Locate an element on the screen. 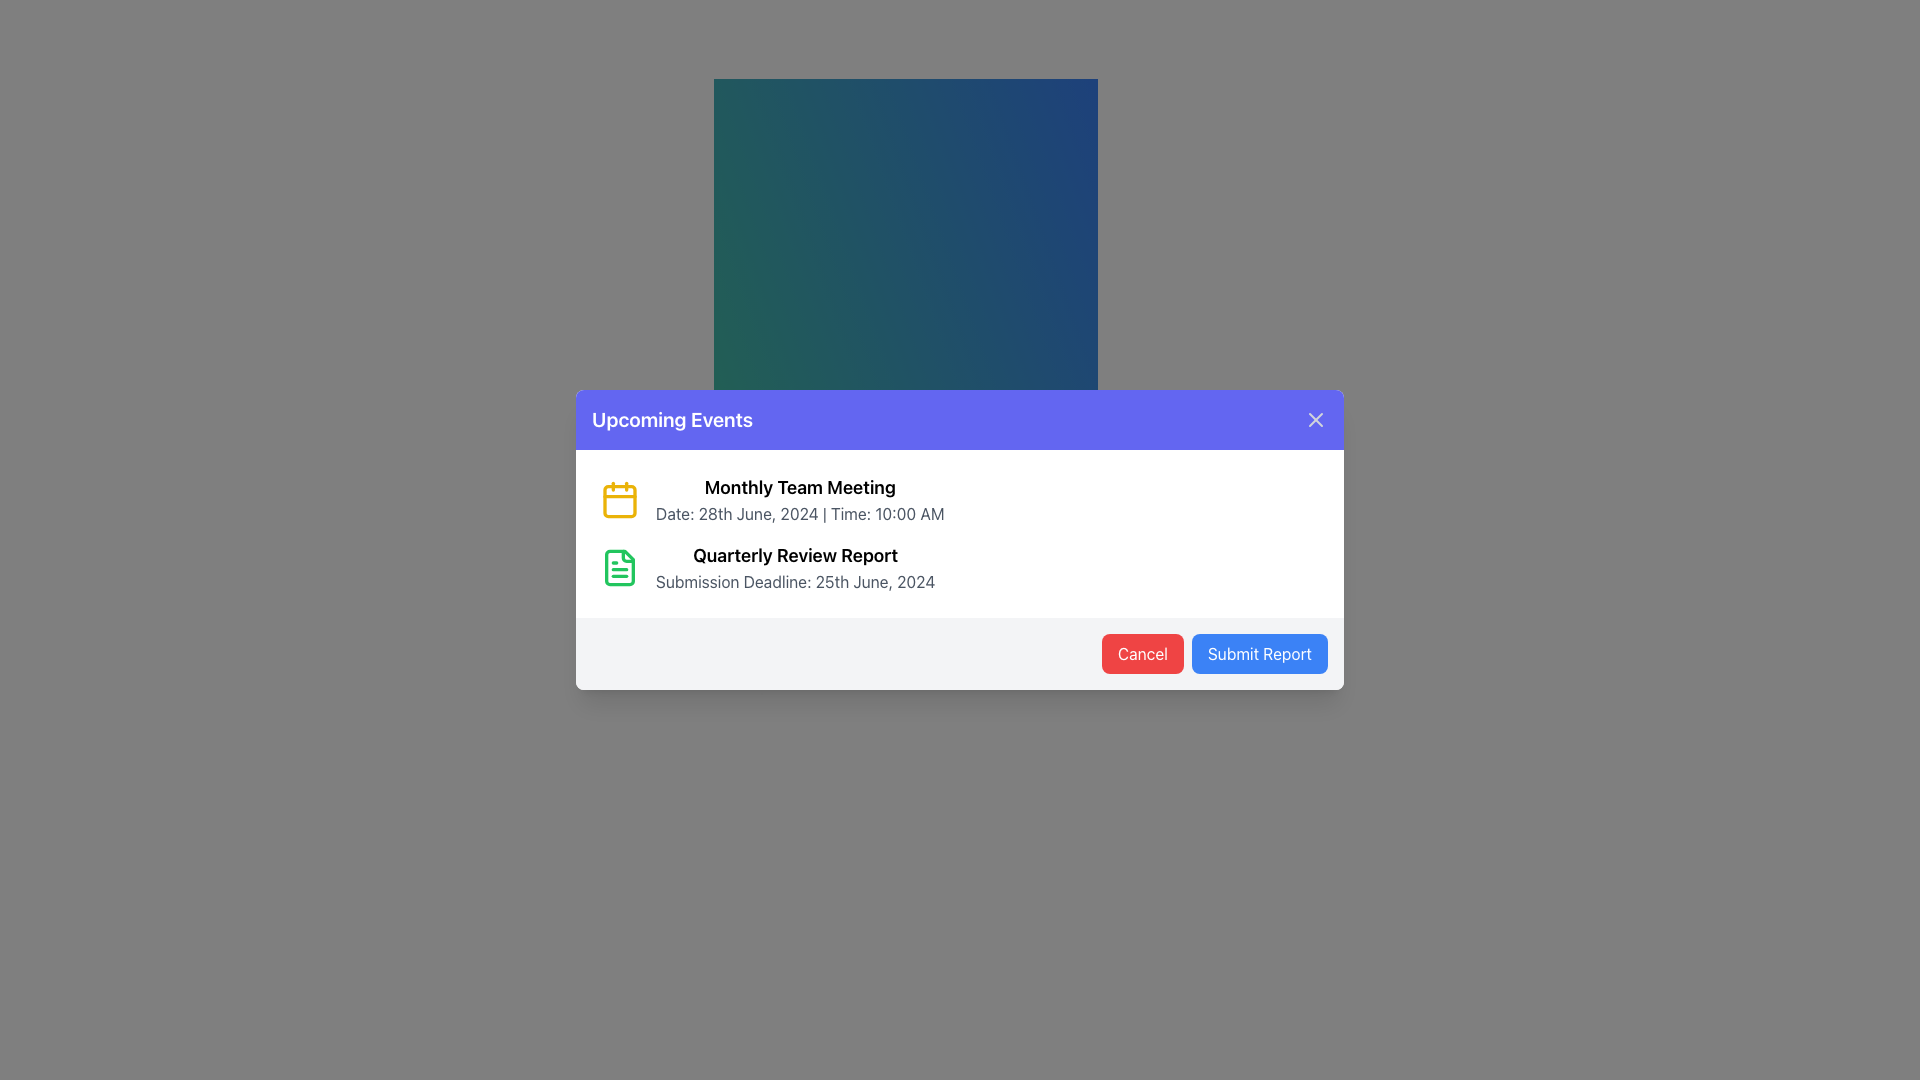 This screenshot has width=1920, height=1080. the List entry for 'Quarterly Review Report' which is the second item in the event list, located below 'Monthly Team Meeting' is located at coordinates (960, 567).